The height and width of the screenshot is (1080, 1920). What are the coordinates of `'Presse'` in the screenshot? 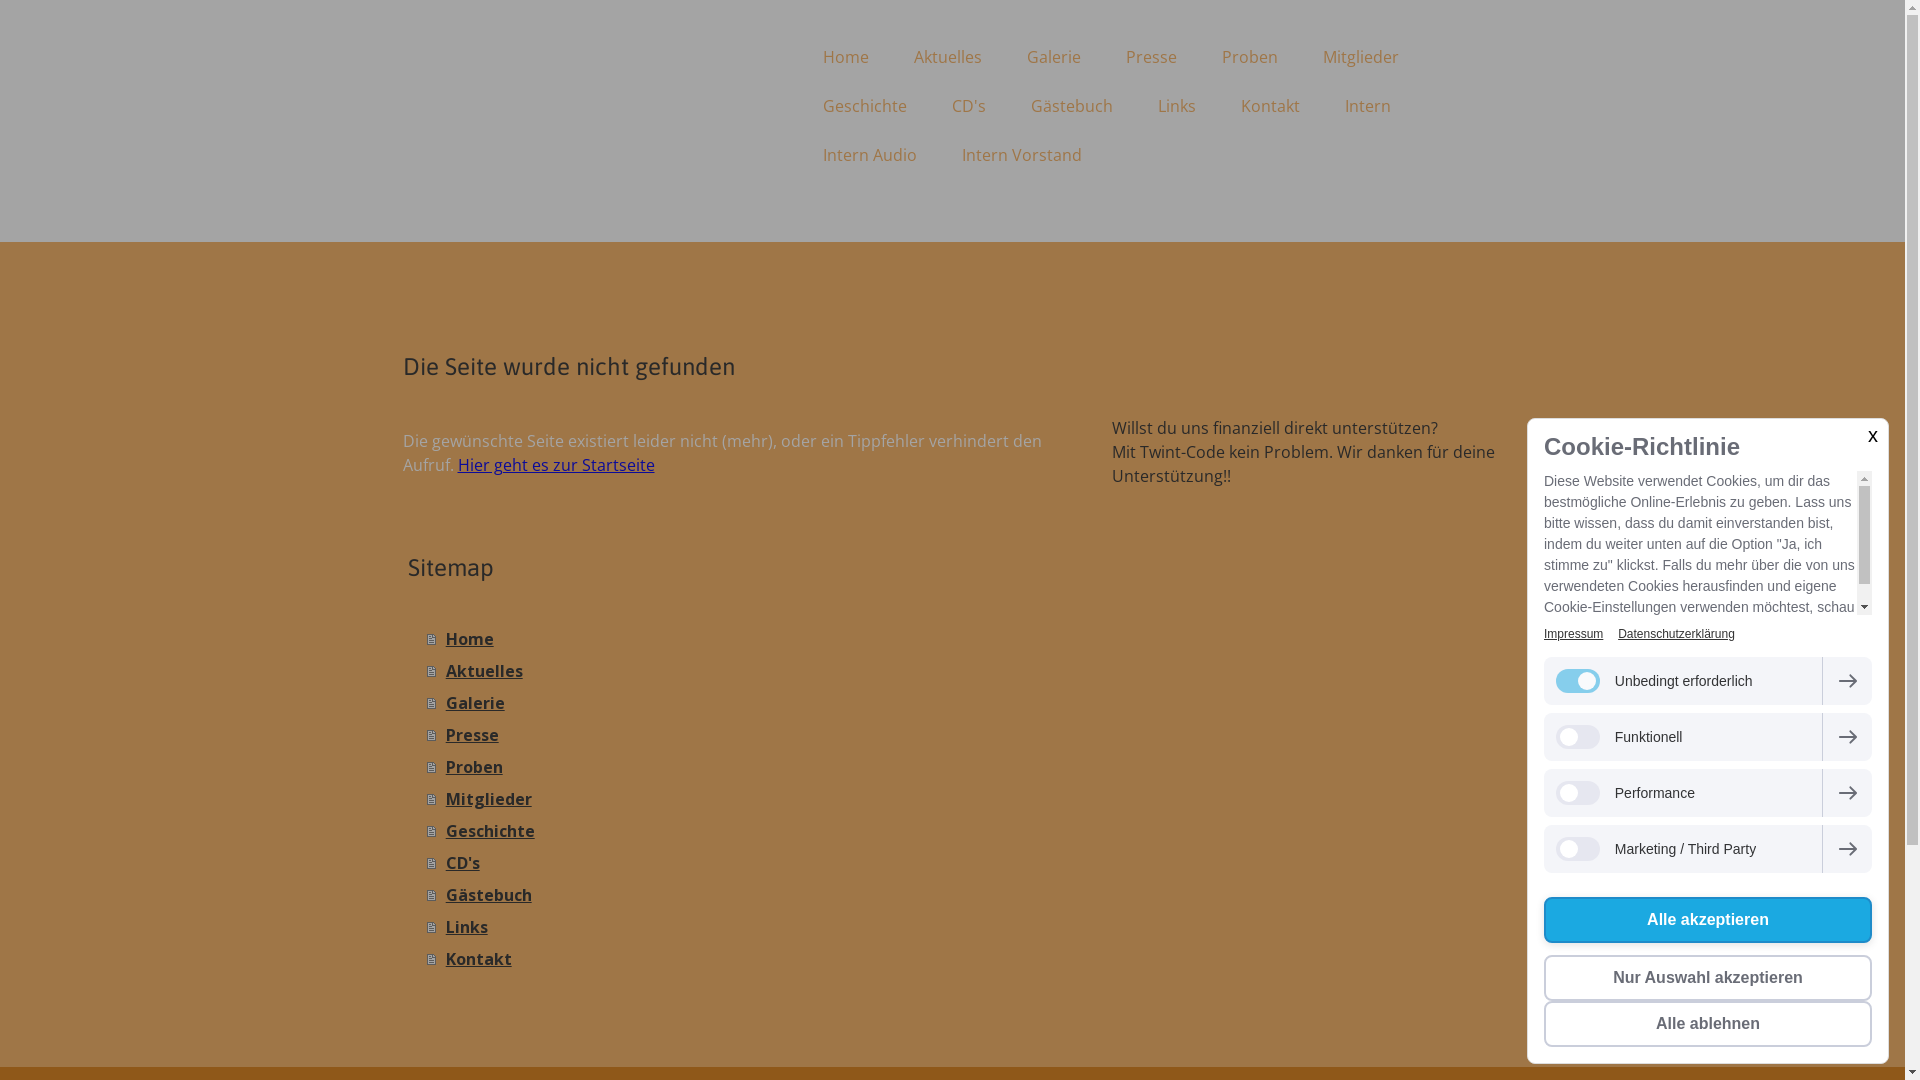 It's located at (425, 735).